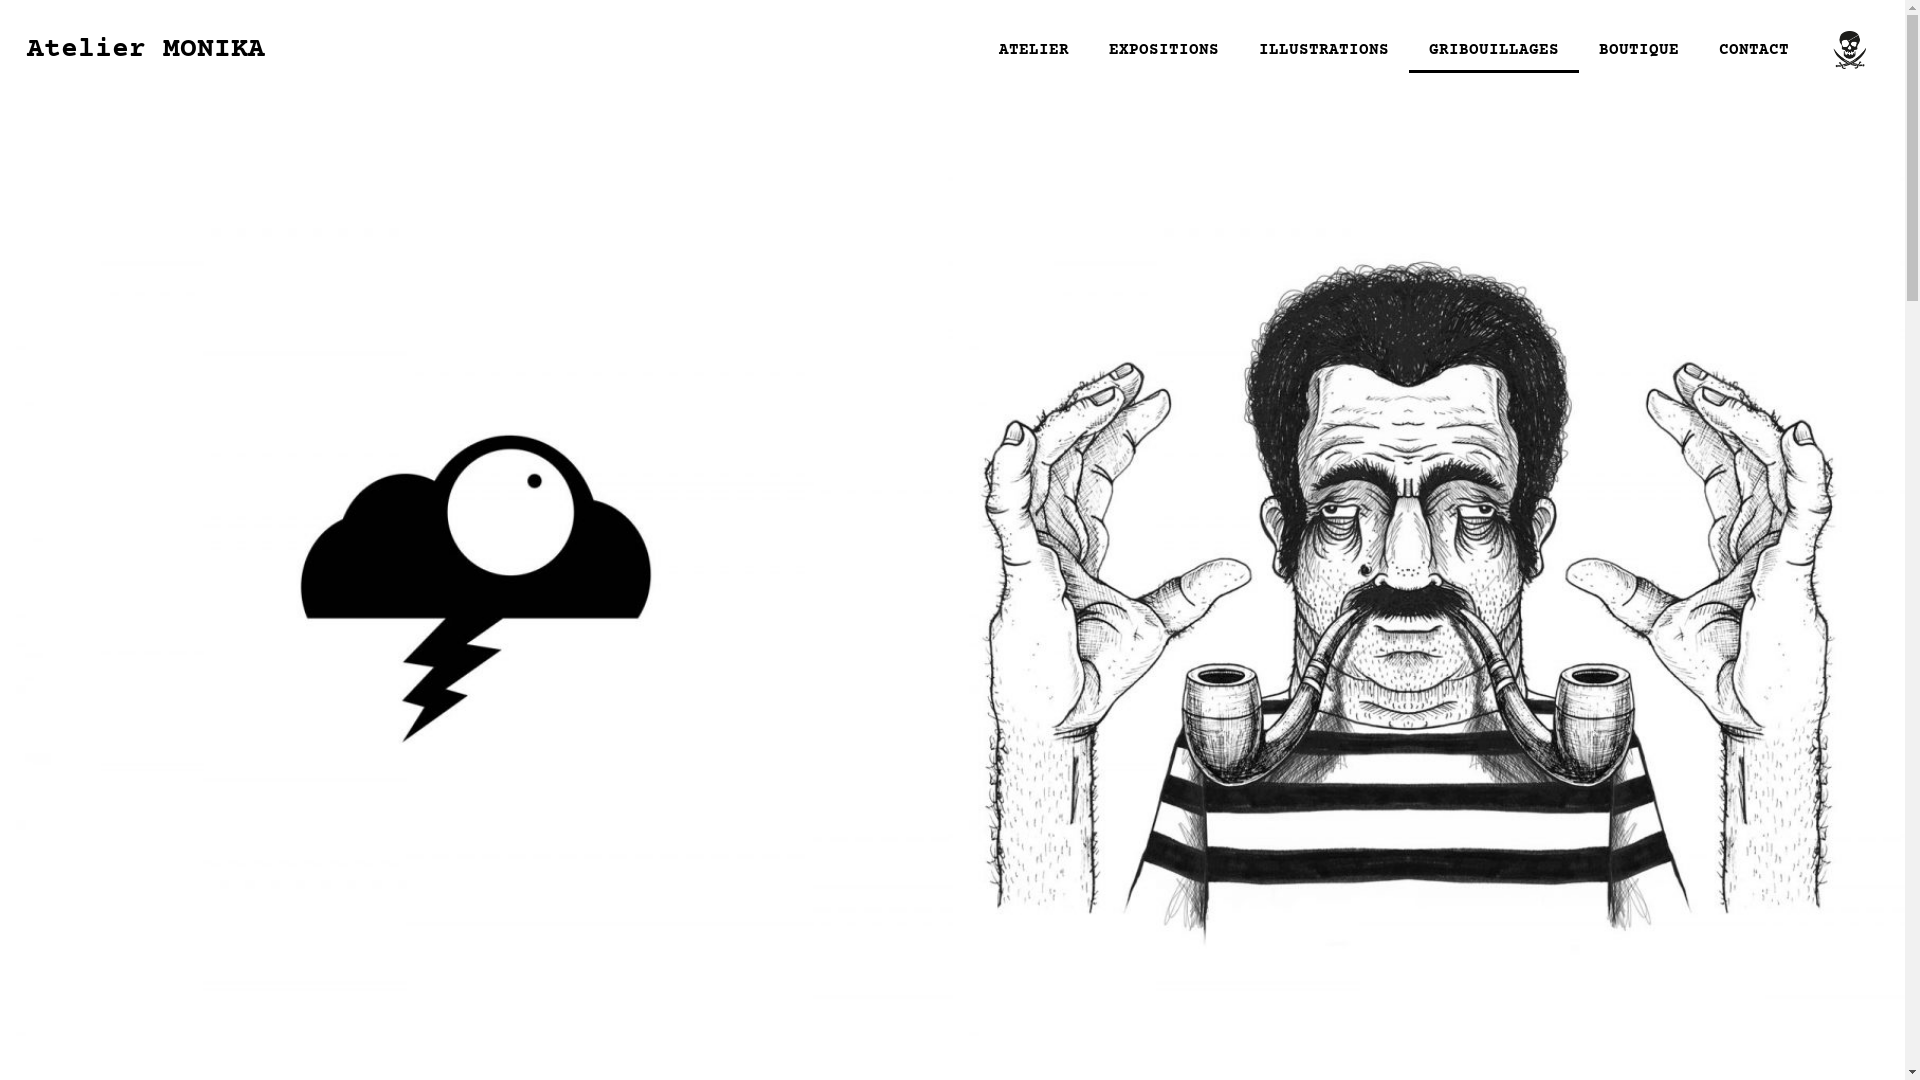 This screenshot has width=1920, height=1080. What do you see at coordinates (1493, 49) in the screenshot?
I see `'GRIBOUILLAGES'` at bounding box center [1493, 49].